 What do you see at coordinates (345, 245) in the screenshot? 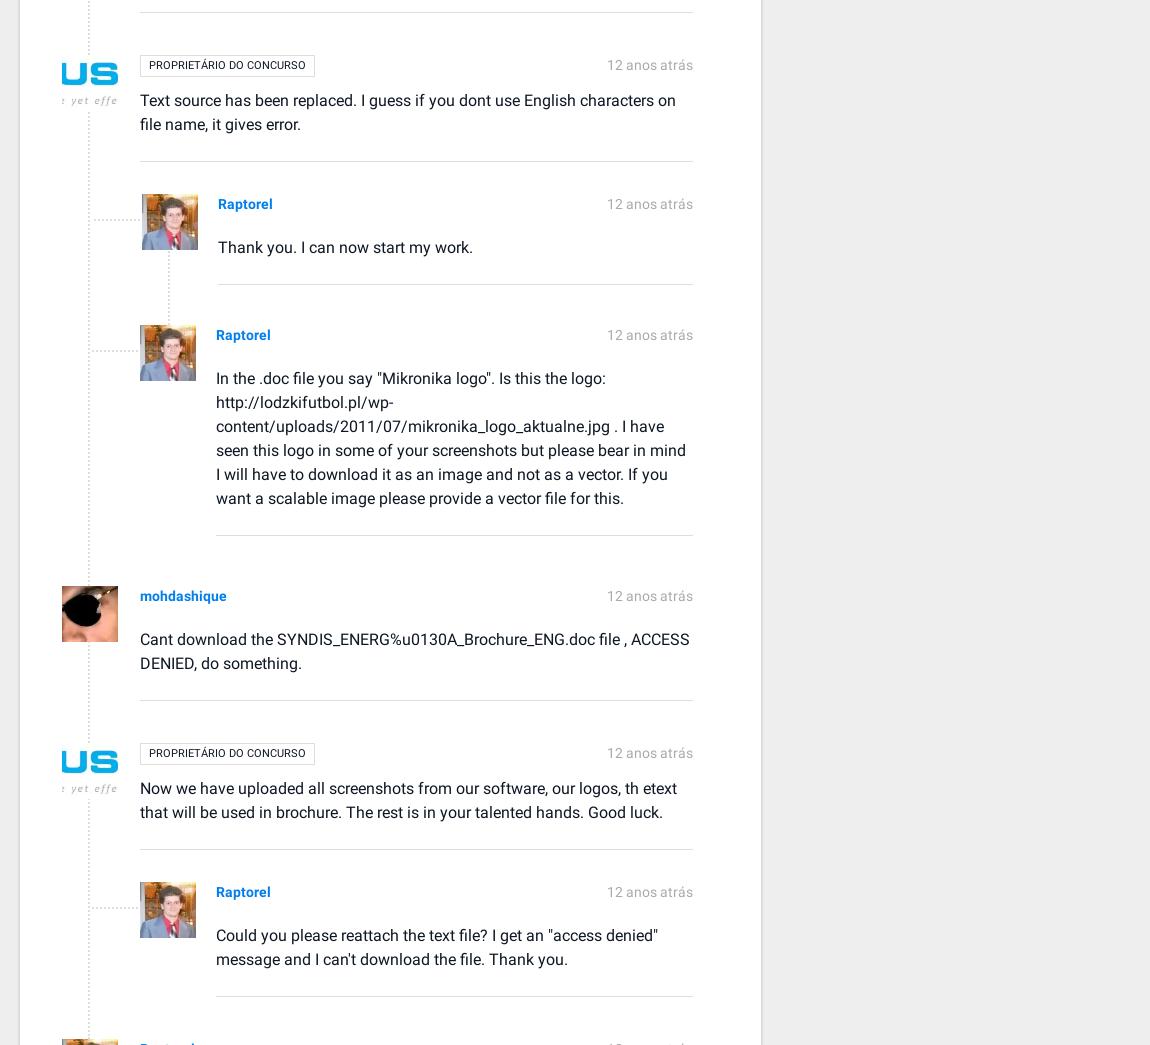
I see `'Thank you. I can now start my work.'` at bounding box center [345, 245].